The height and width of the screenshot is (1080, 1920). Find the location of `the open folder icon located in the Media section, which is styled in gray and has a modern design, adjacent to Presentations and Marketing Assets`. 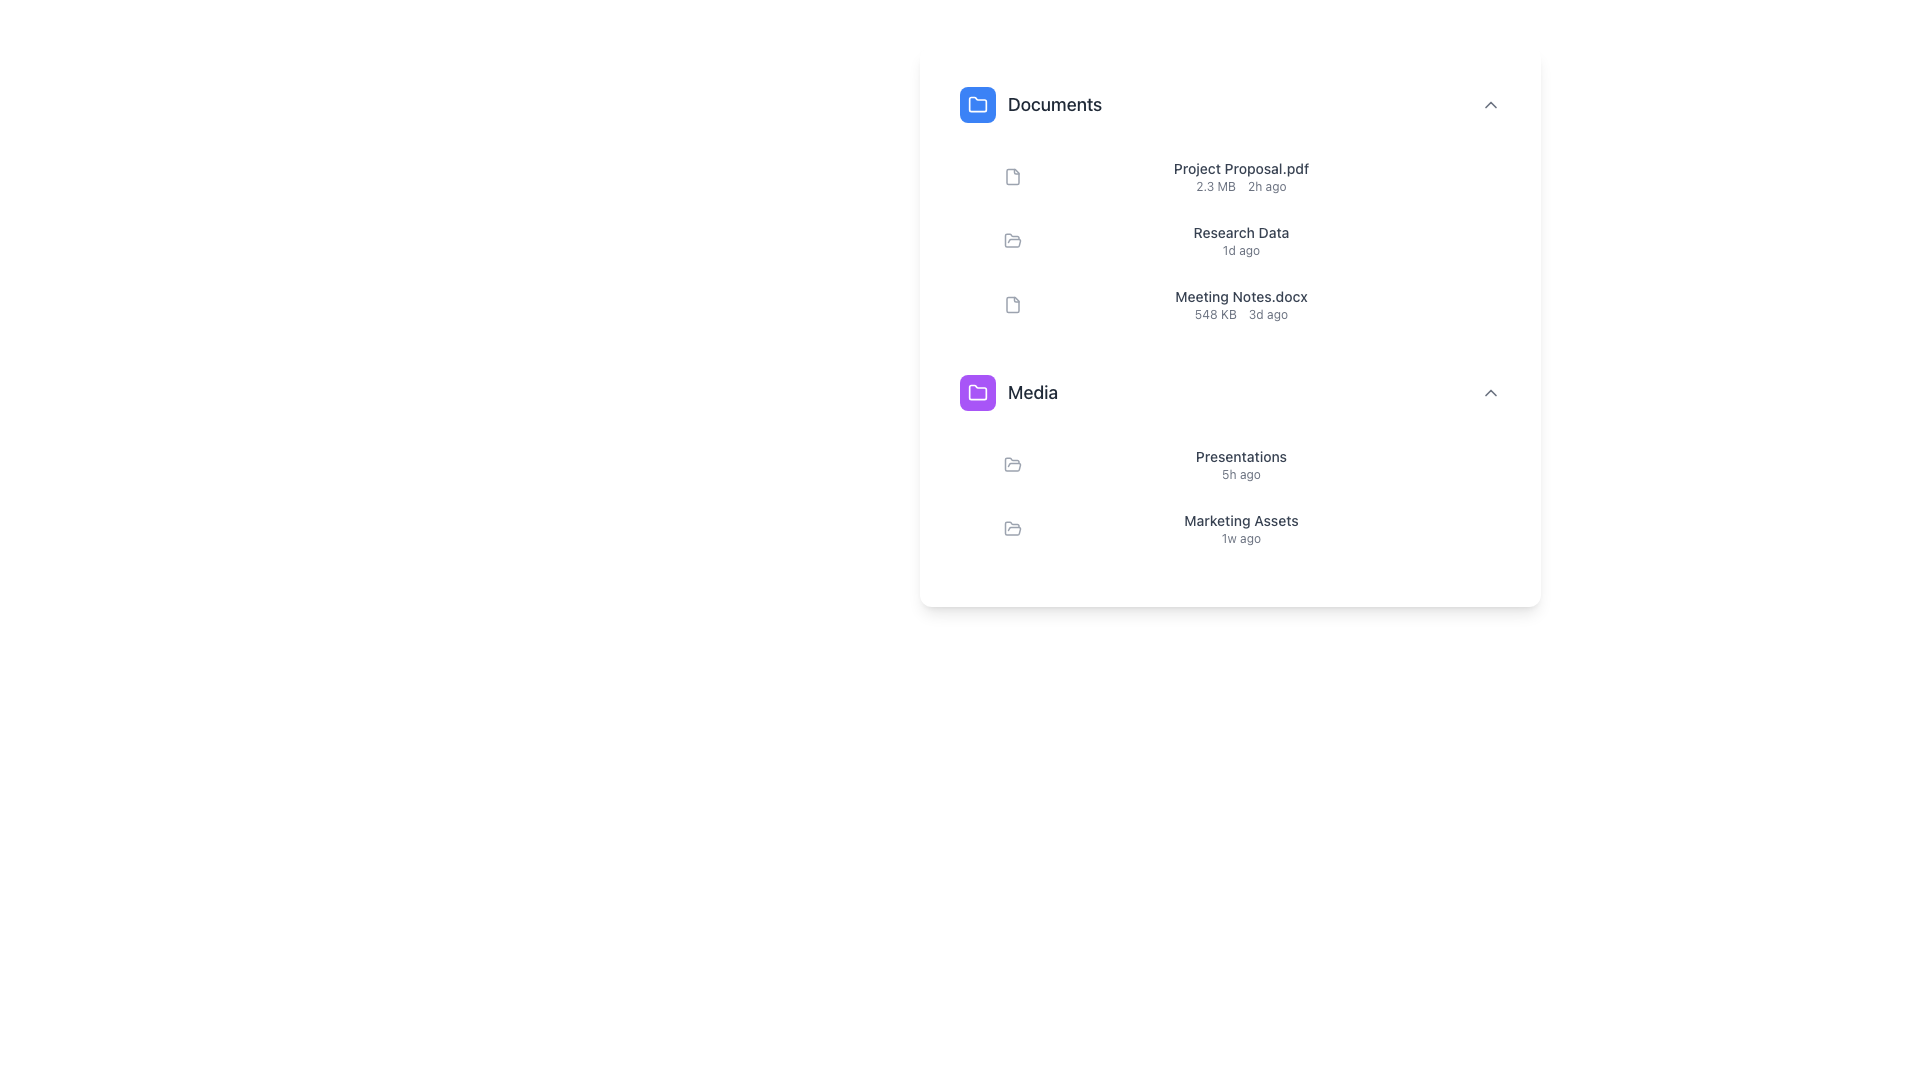

the open folder icon located in the Media section, which is styled in gray and has a modern design, adjacent to Presentations and Marketing Assets is located at coordinates (1012, 527).